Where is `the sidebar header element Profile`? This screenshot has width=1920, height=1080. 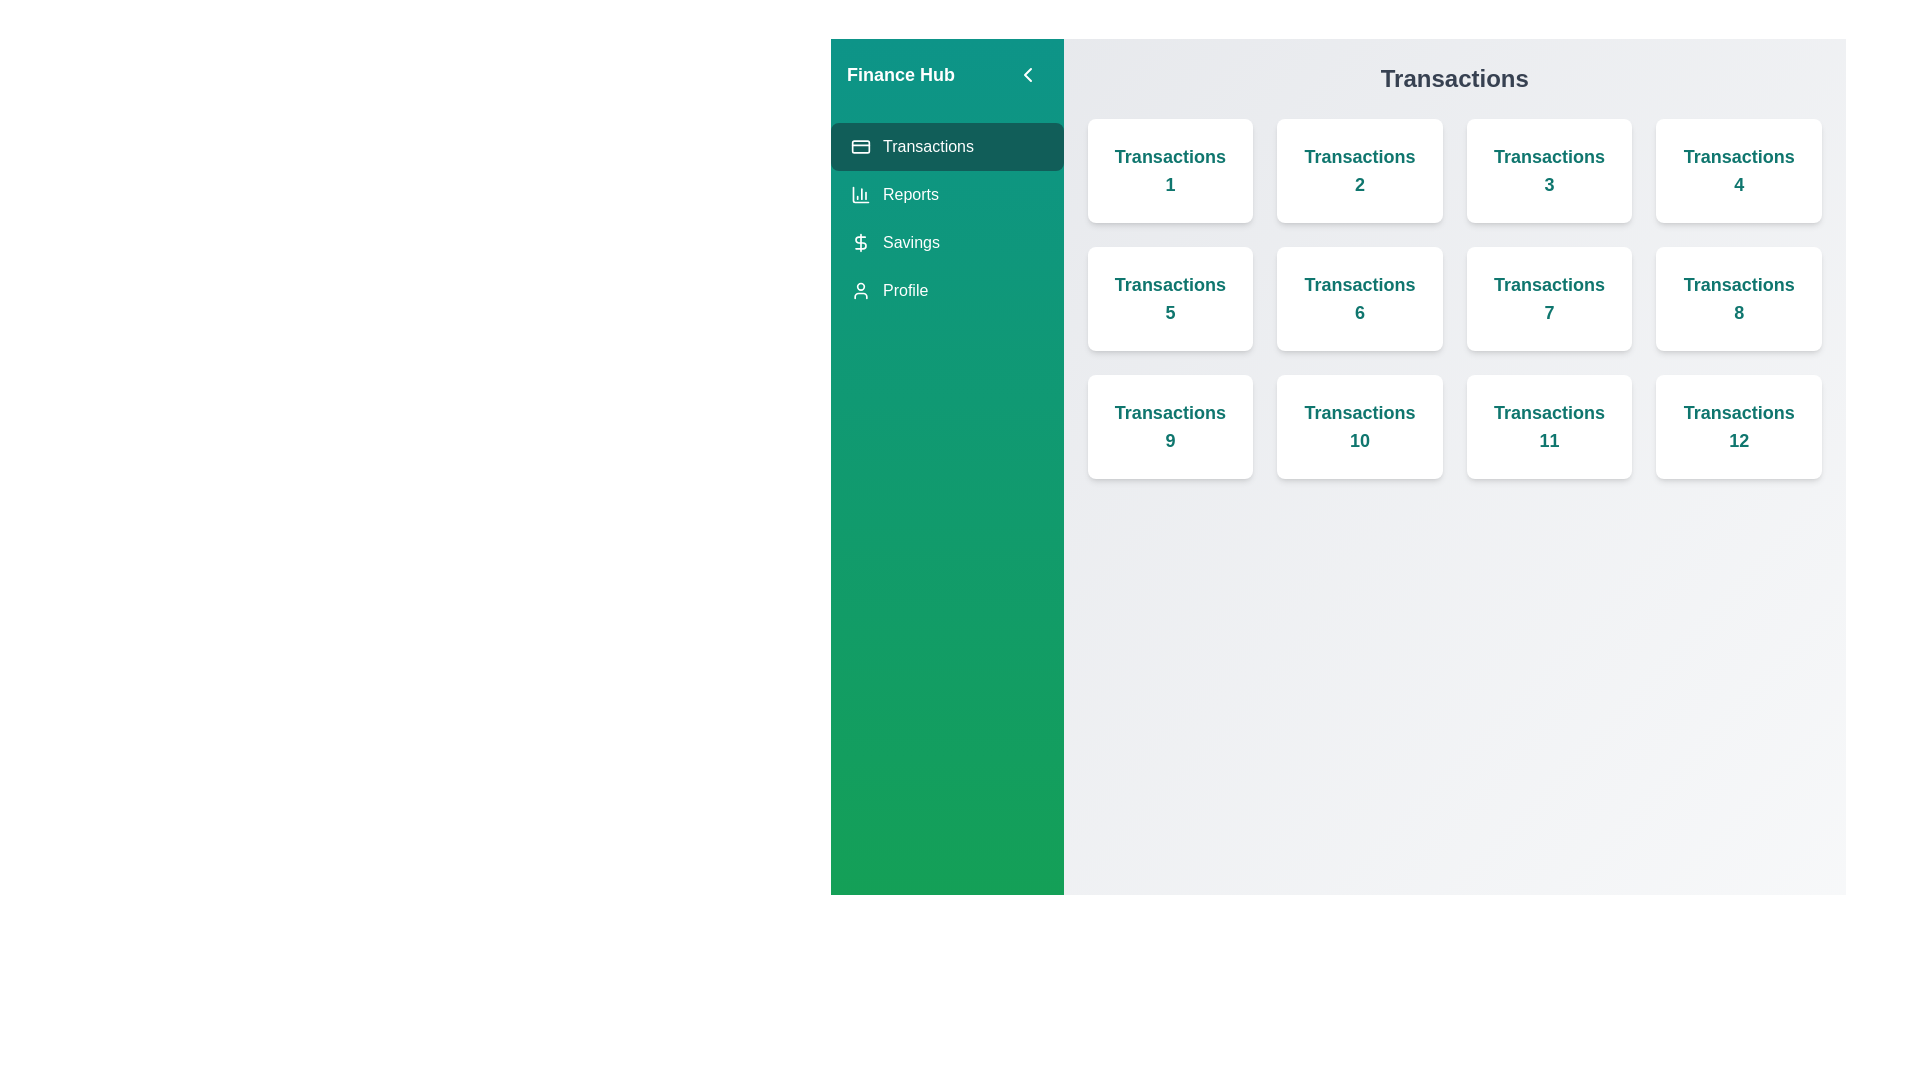 the sidebar header element Profile is located at coordinates (946, 290).